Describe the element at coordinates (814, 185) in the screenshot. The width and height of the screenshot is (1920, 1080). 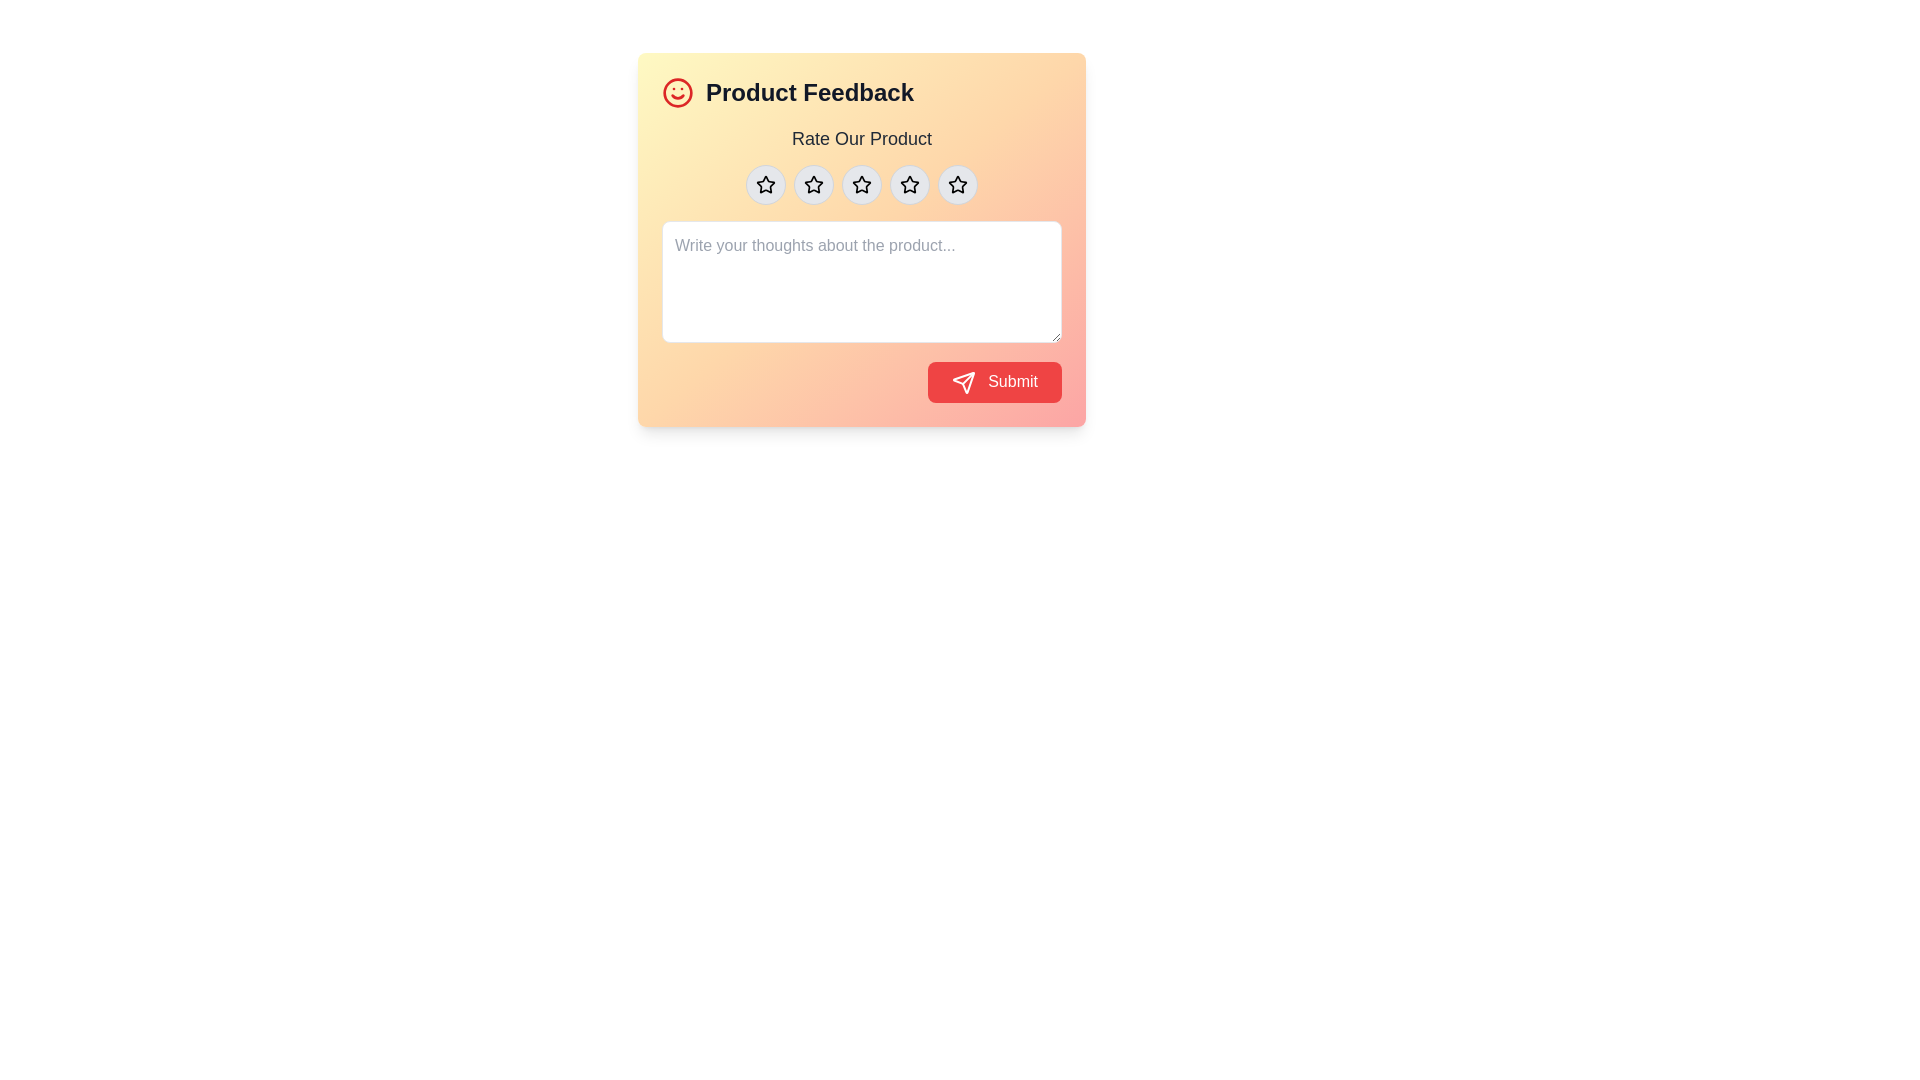
I see `the second star button in the five-star rating system` at that location.